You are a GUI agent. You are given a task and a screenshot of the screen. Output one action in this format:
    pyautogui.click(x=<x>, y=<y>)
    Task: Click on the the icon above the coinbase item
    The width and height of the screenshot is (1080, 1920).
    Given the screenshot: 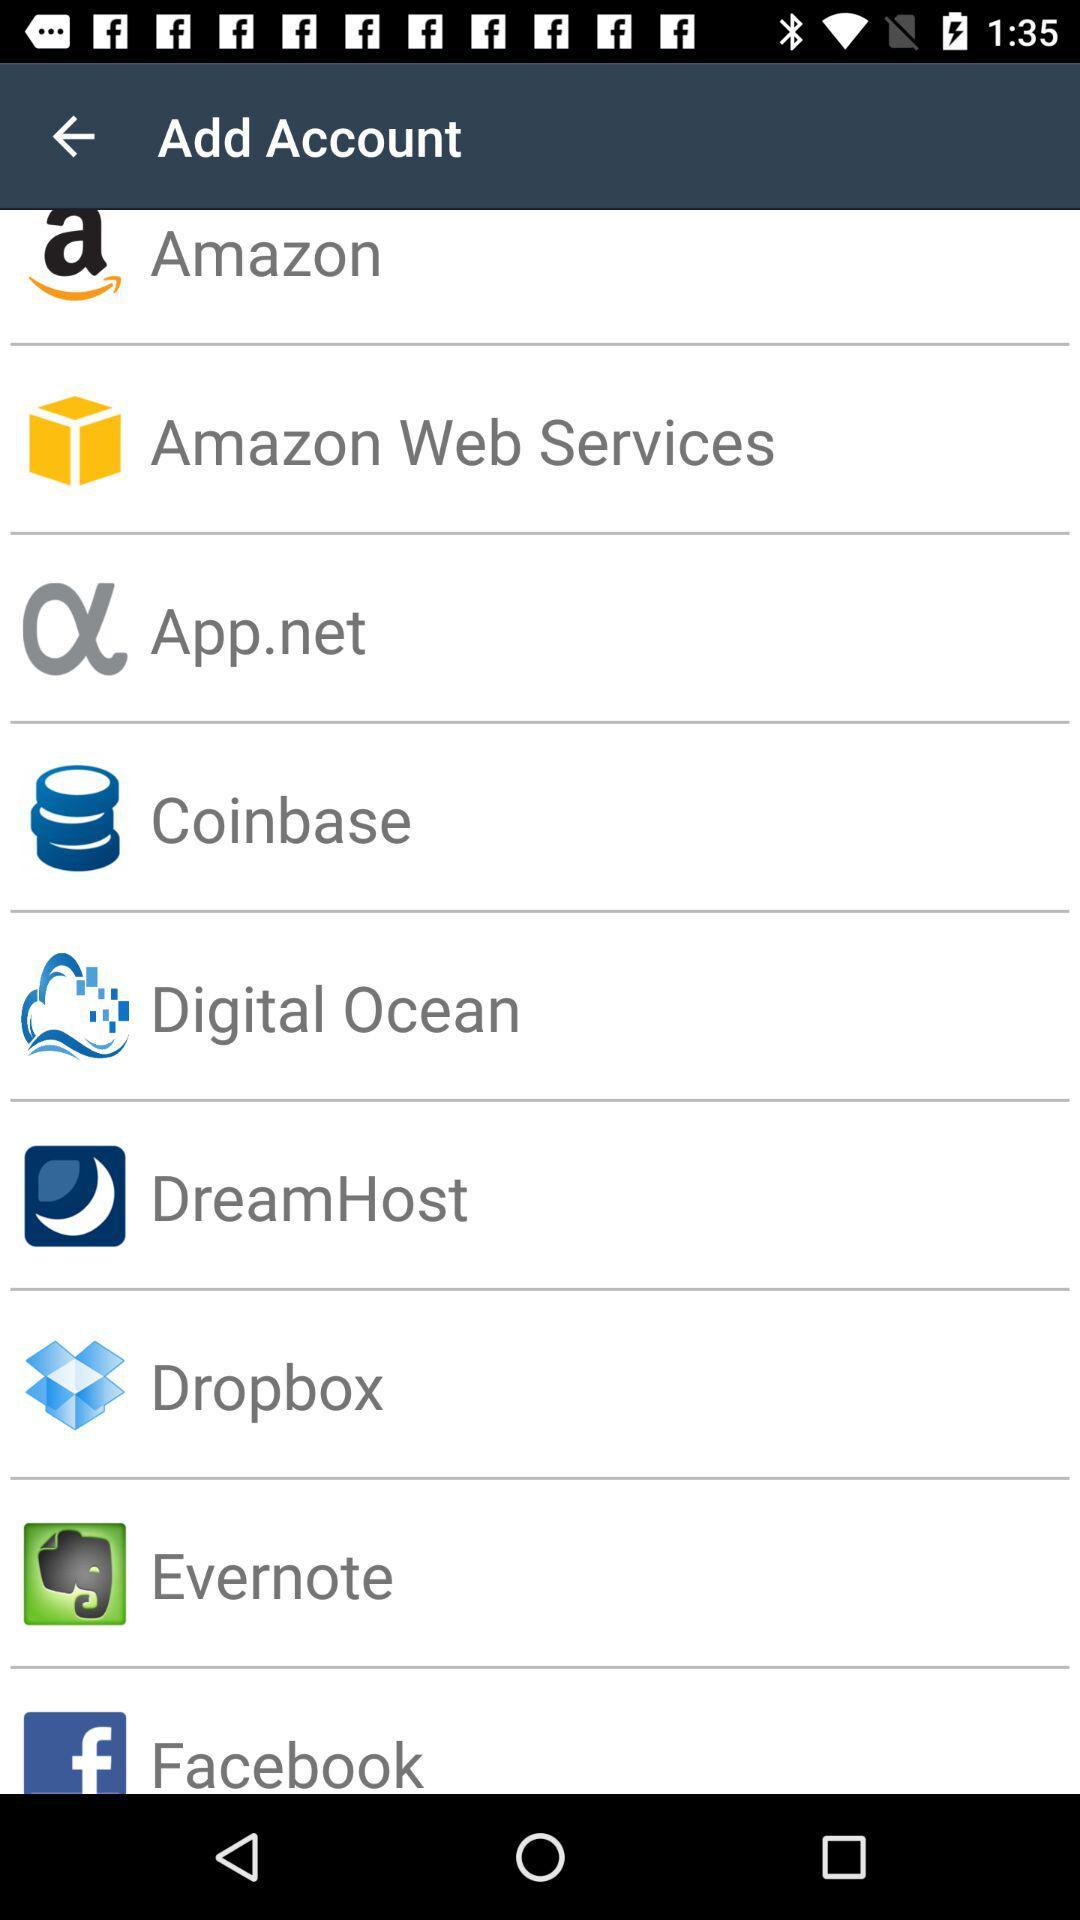 What is the action you would take?
    pyautogui.click(x=613, y=628)
    